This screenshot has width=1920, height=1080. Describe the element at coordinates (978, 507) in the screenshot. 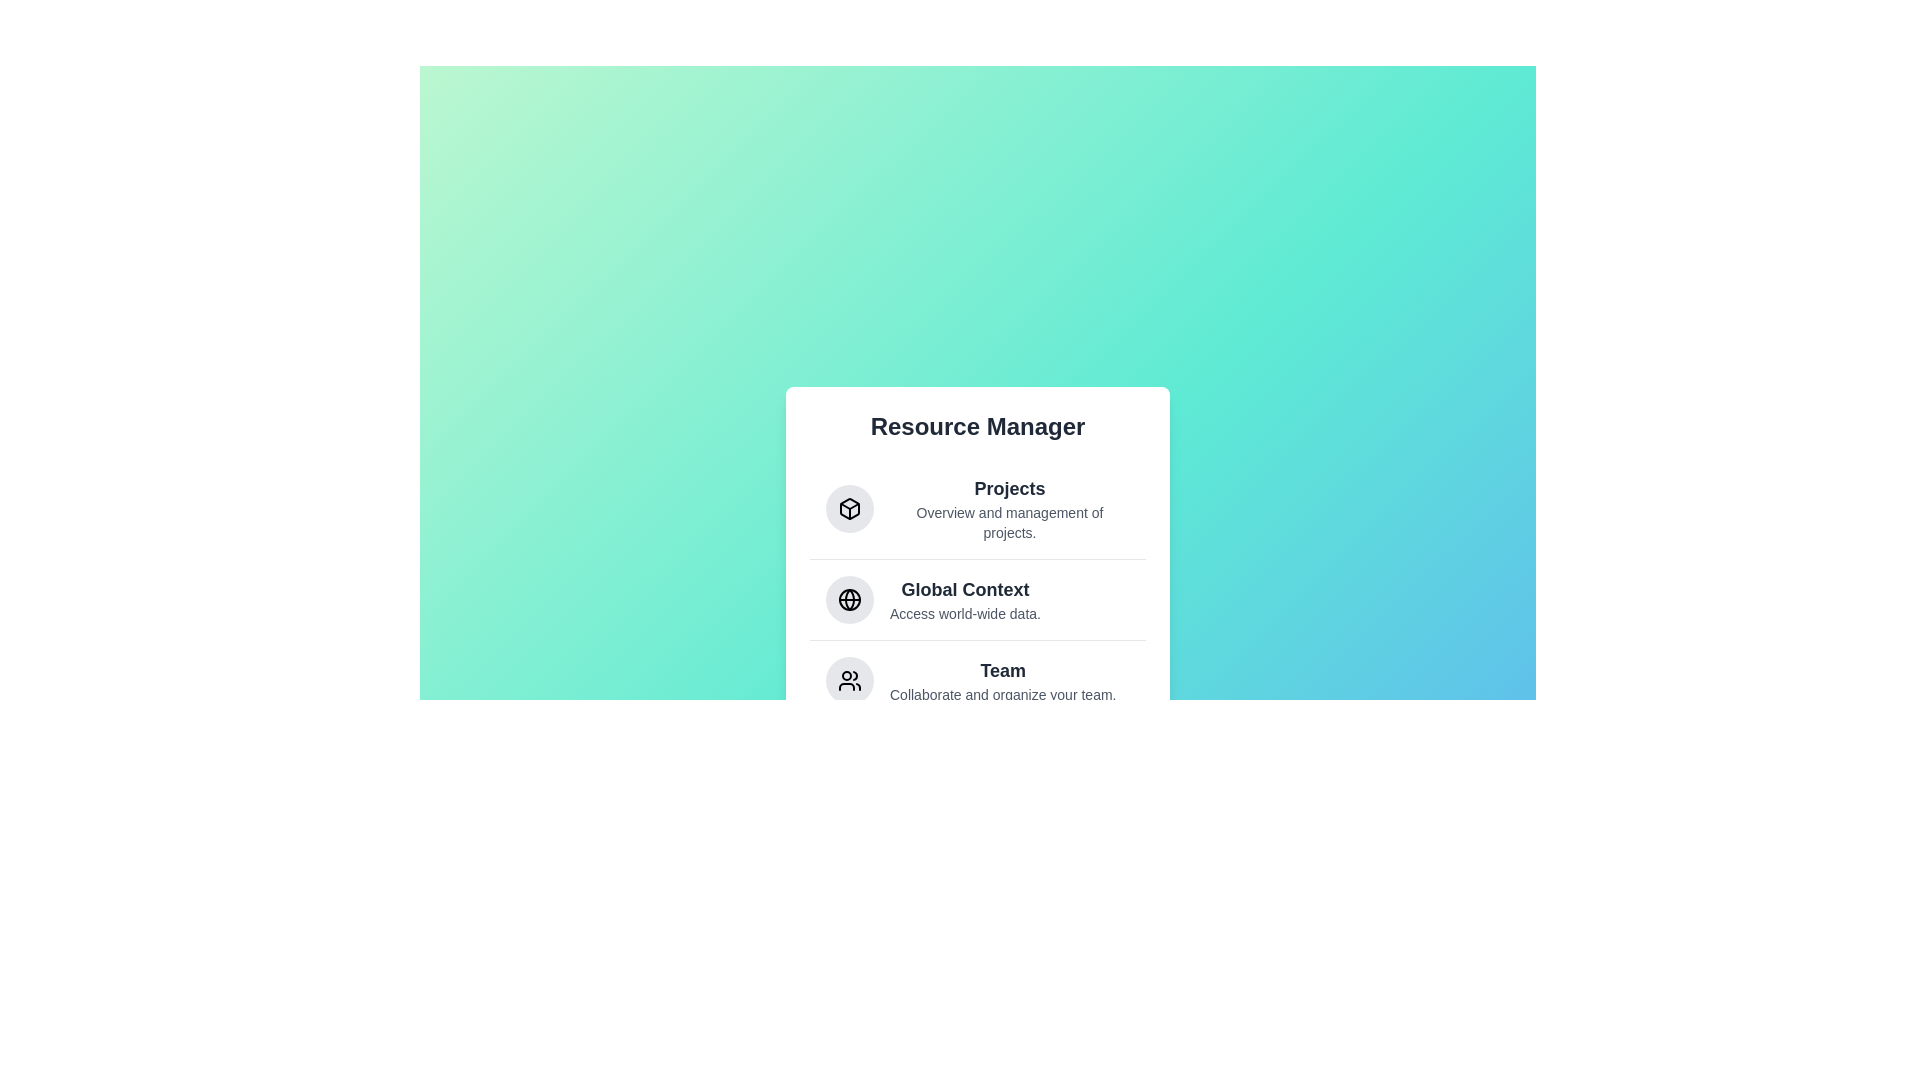

I see `the menu item Projects to reveal additional information` at that location.